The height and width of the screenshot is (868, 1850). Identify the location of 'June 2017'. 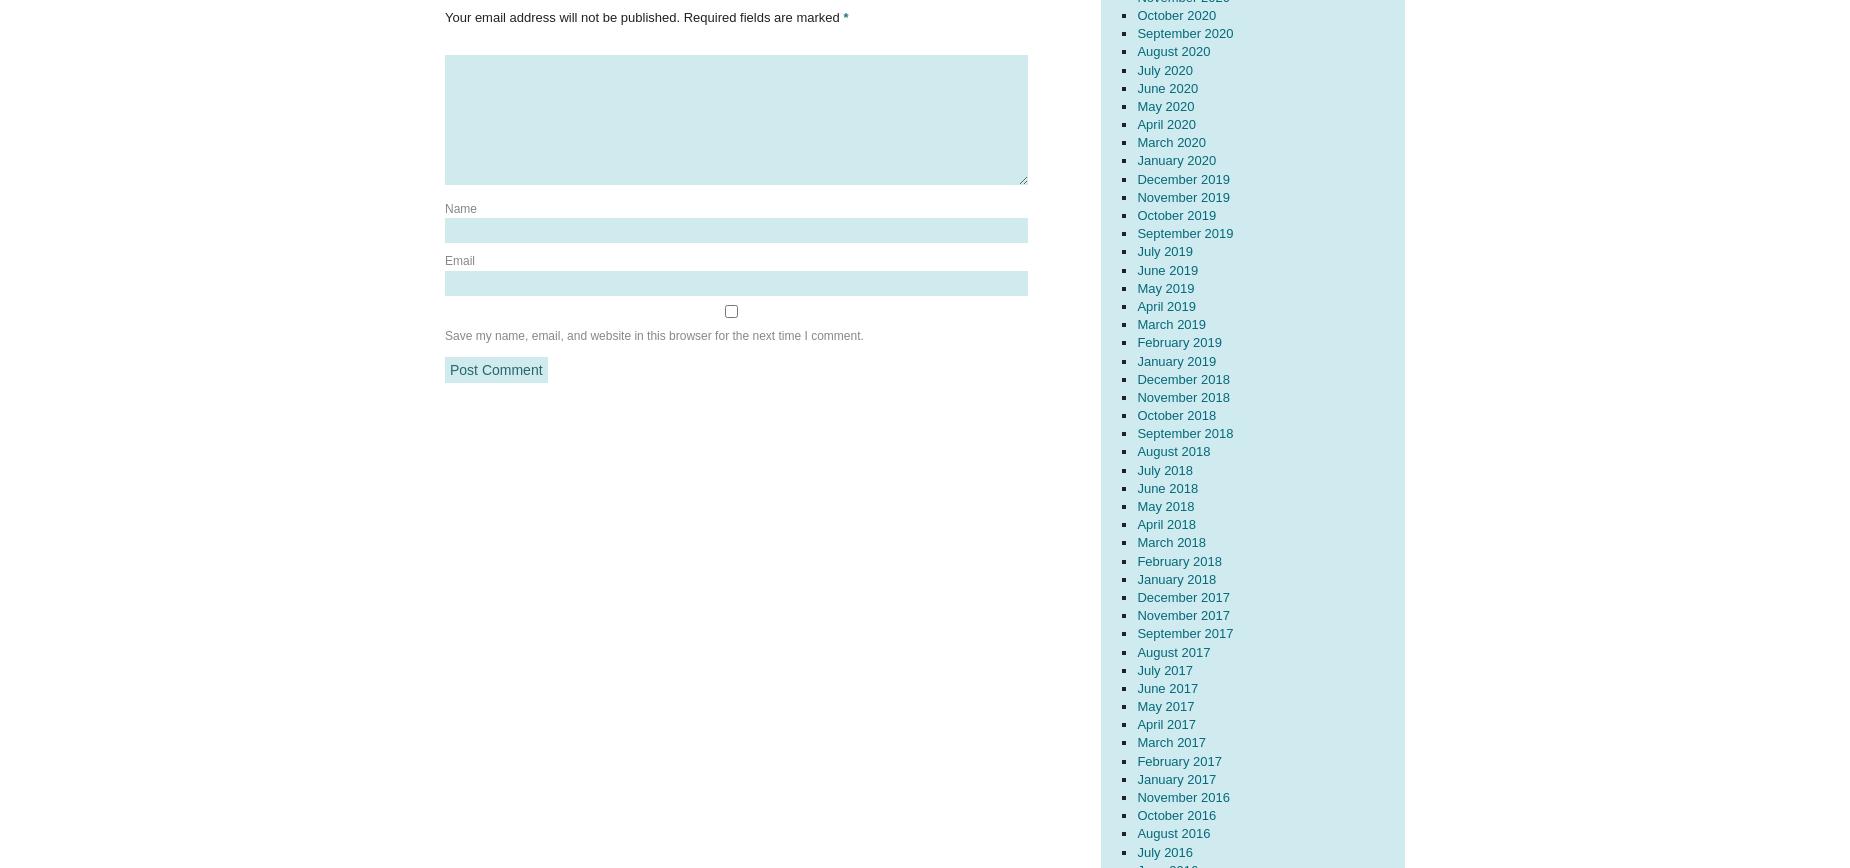
(1166, 687).